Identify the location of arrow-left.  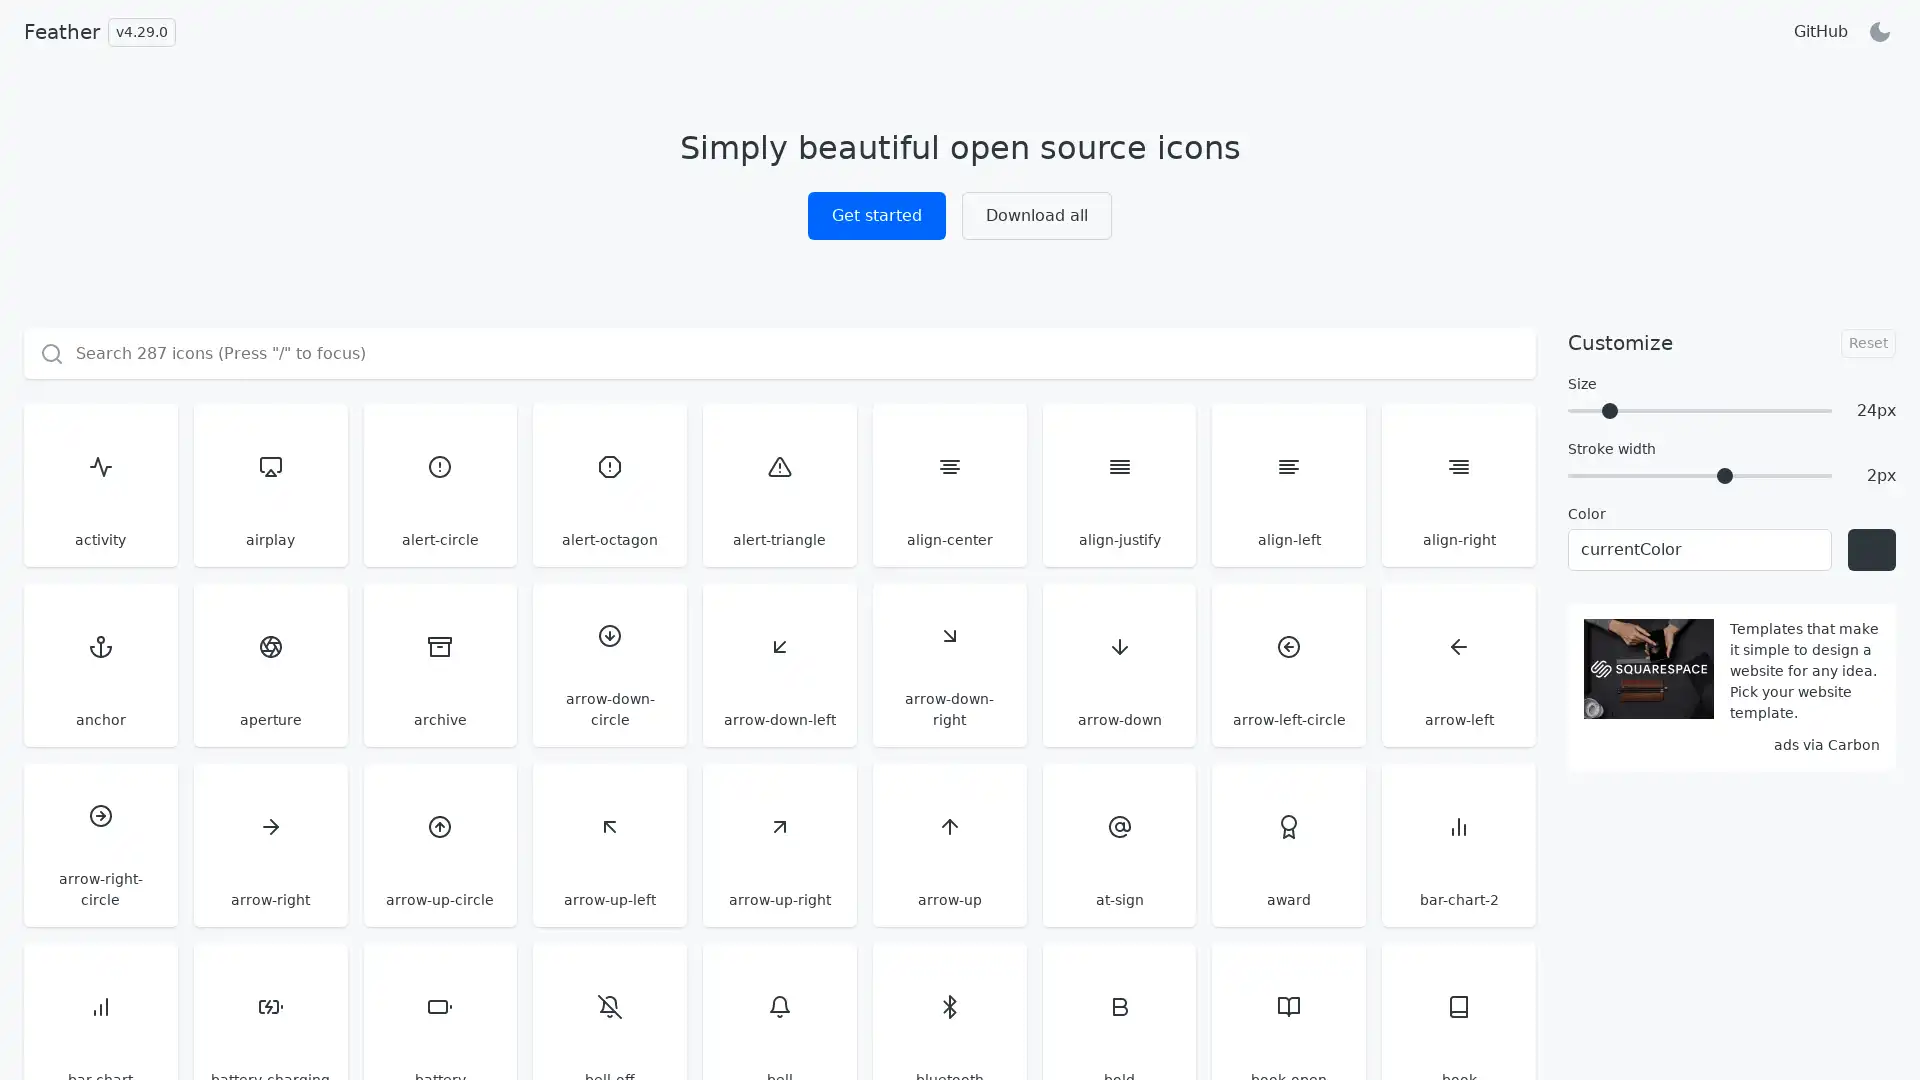
(1459, 664).